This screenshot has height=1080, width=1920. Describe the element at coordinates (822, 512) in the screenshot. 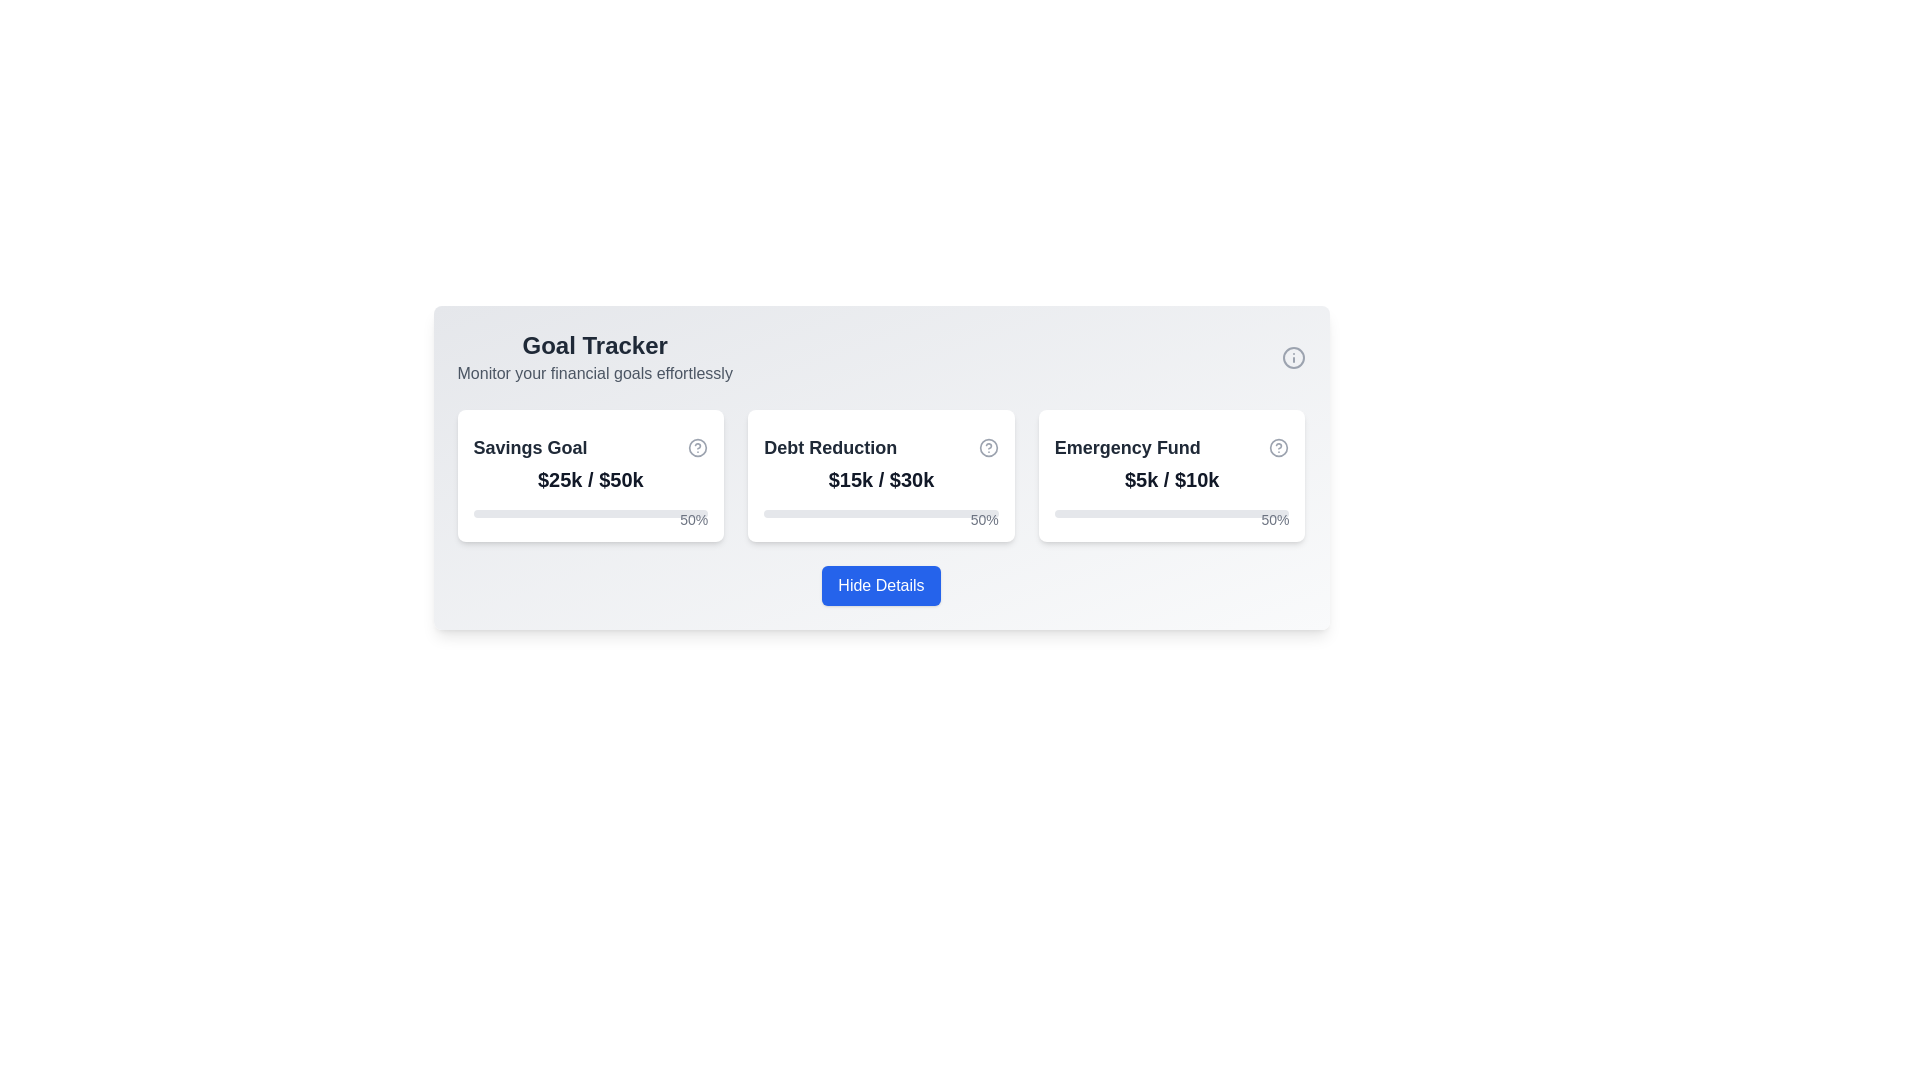

I see `the progress bar segment indicating 50% completion of the 'Debt Reduction' goal within the second card labeled 'Debt Reduction'` at that location.